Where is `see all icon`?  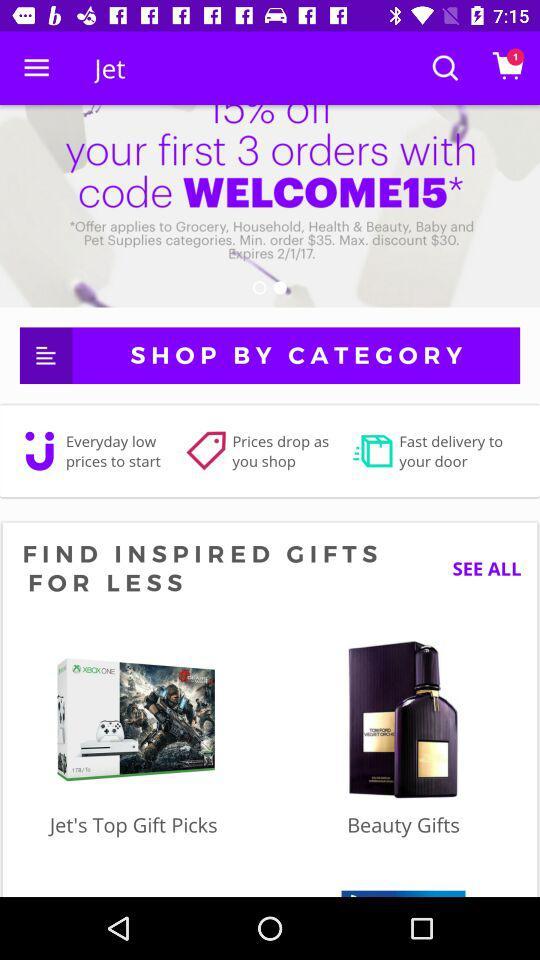
see all icon is located at coordinates (478, 568).